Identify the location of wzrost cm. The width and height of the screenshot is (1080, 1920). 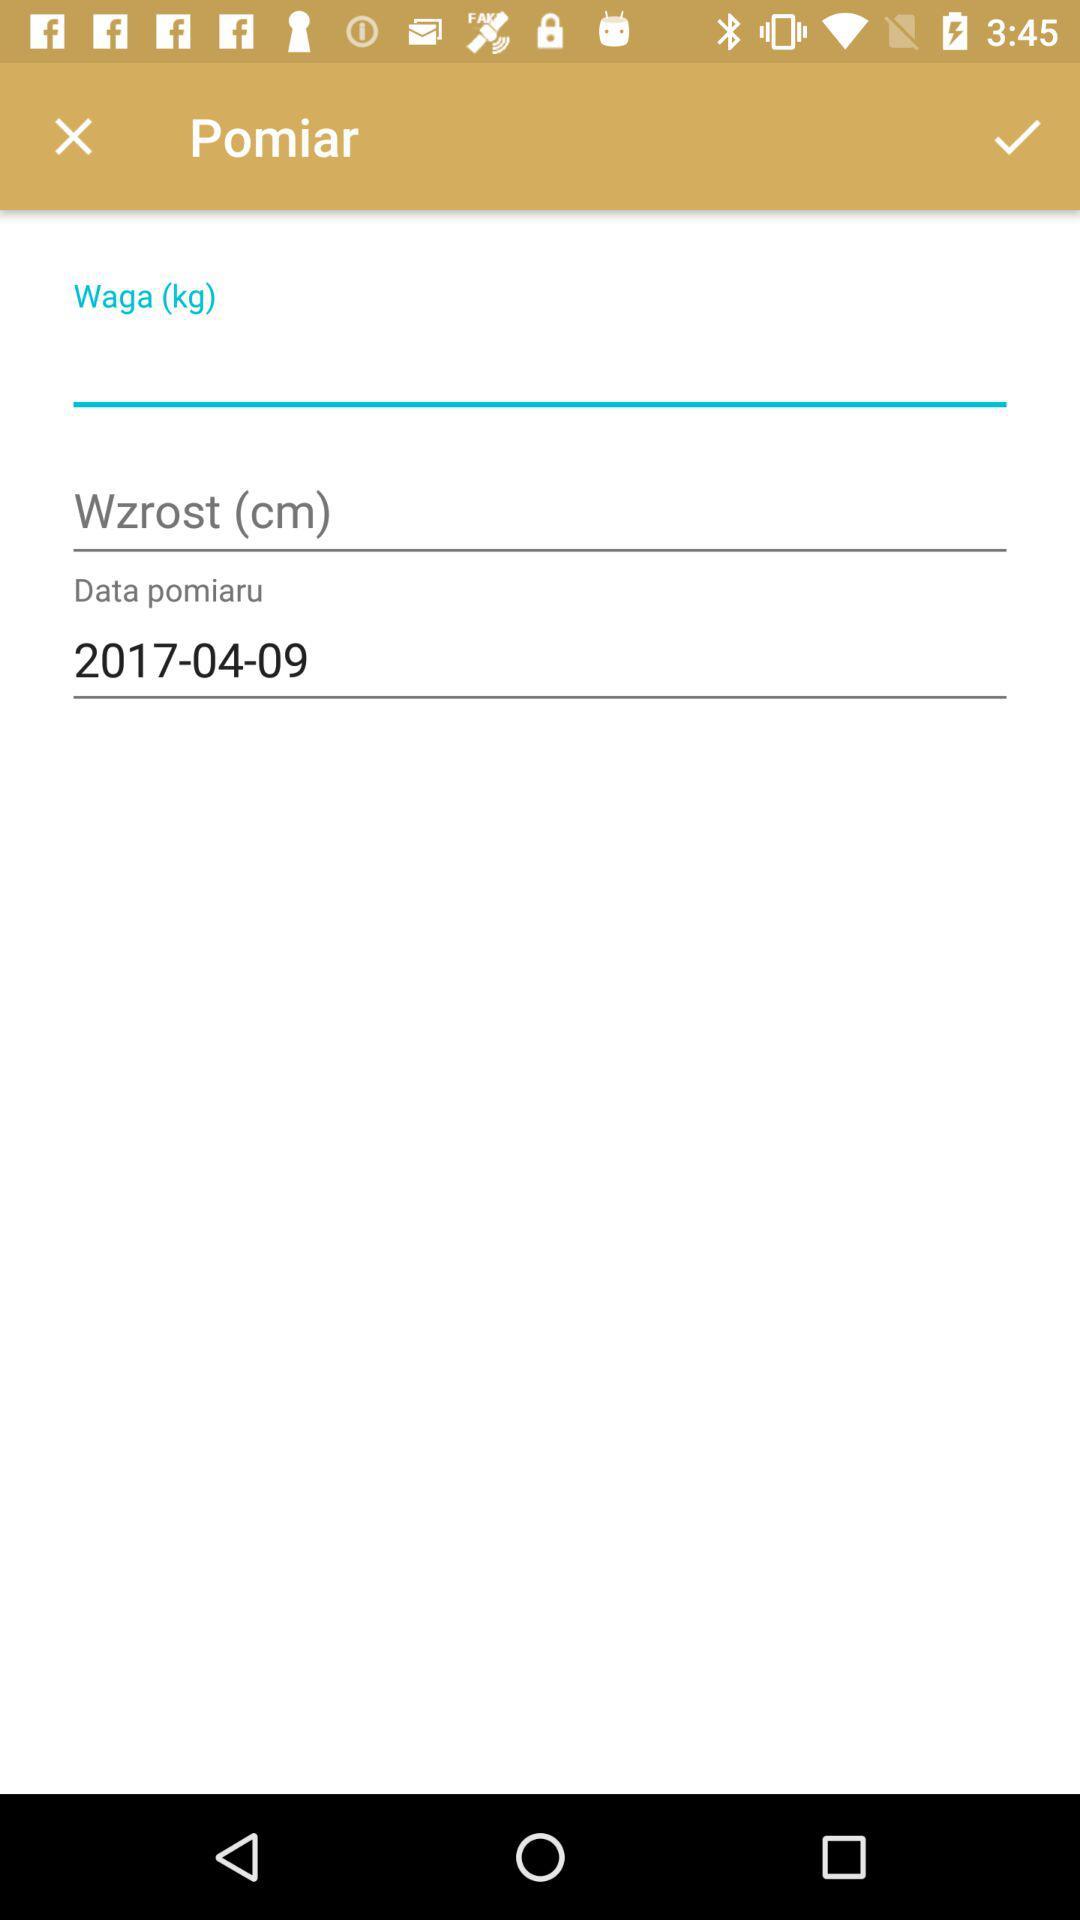
(540, 513).